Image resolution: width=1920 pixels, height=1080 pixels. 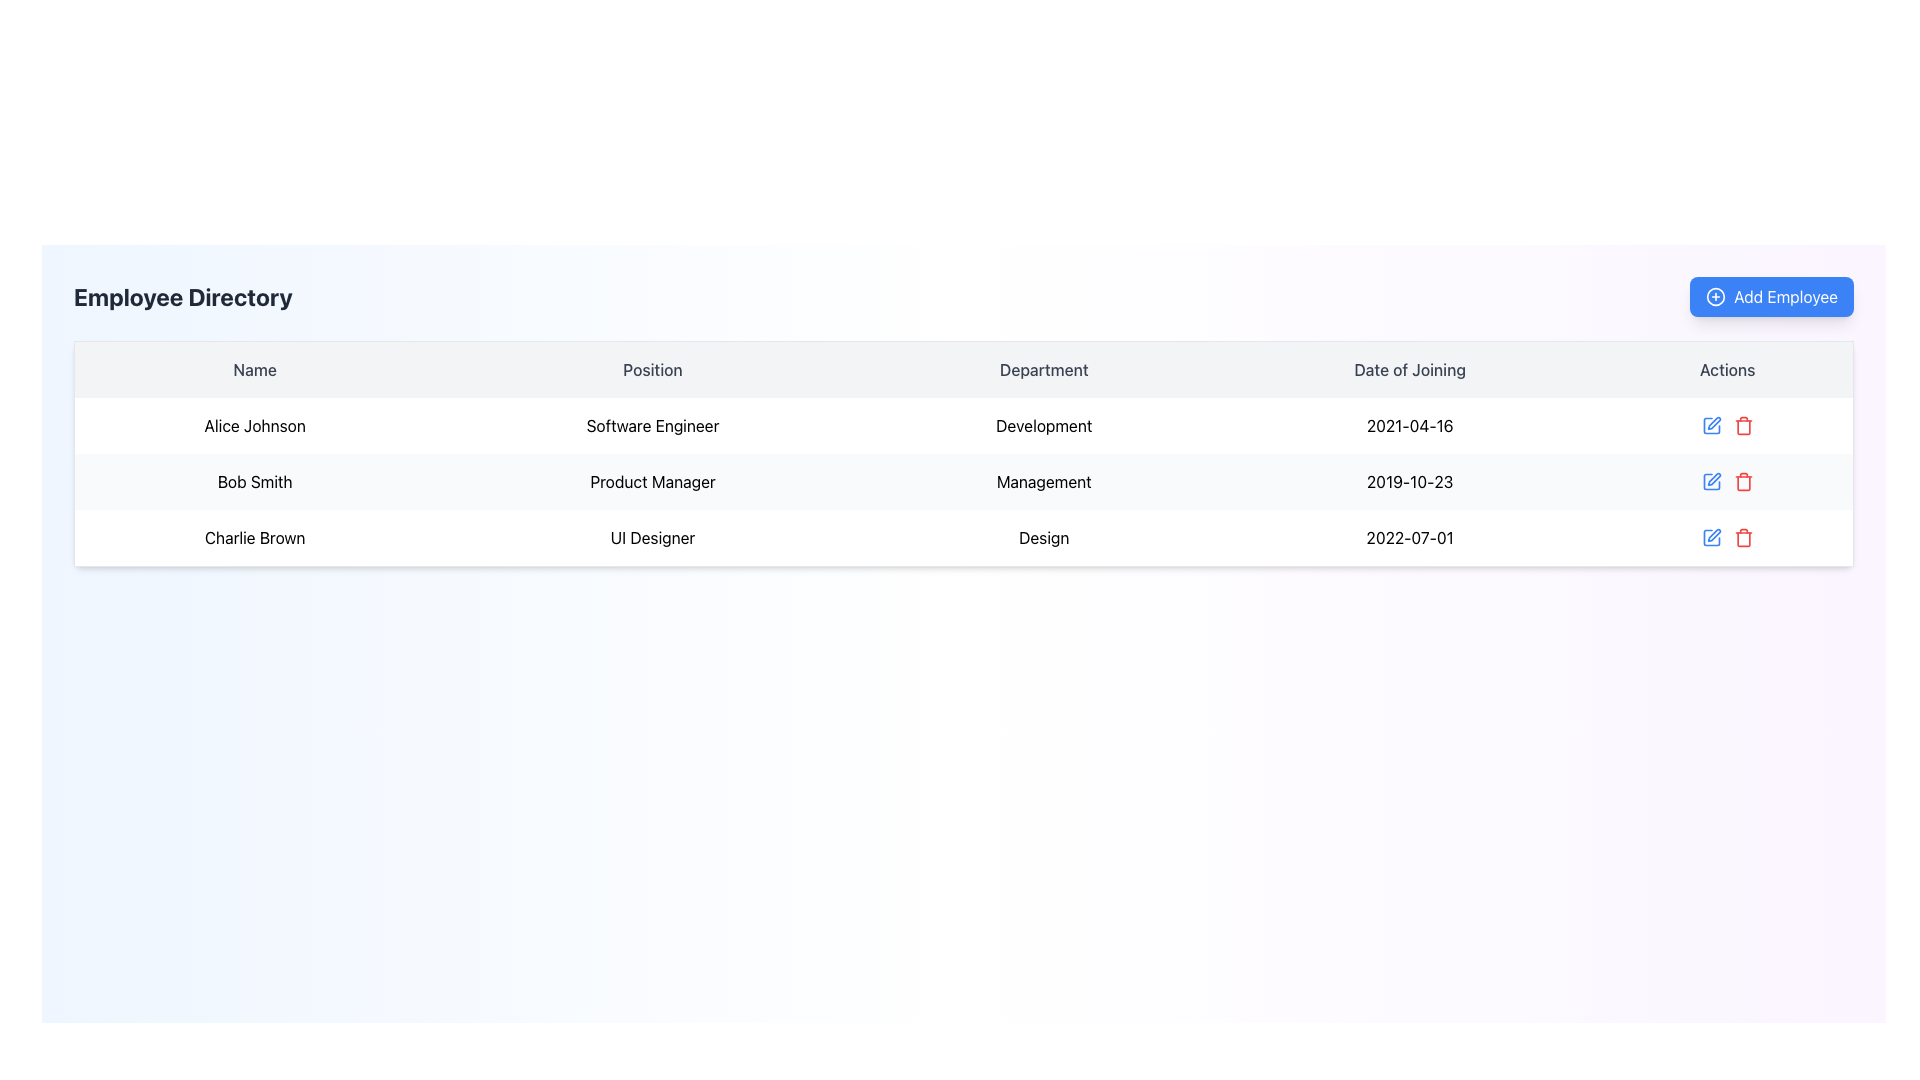 What do you see at coordinates (1409, 482) in the screenshot?
I see `the static text displaying the date of joining for an employee, located in the fourth column of the second row in the employee details table` at bounding box center [1409, 482].